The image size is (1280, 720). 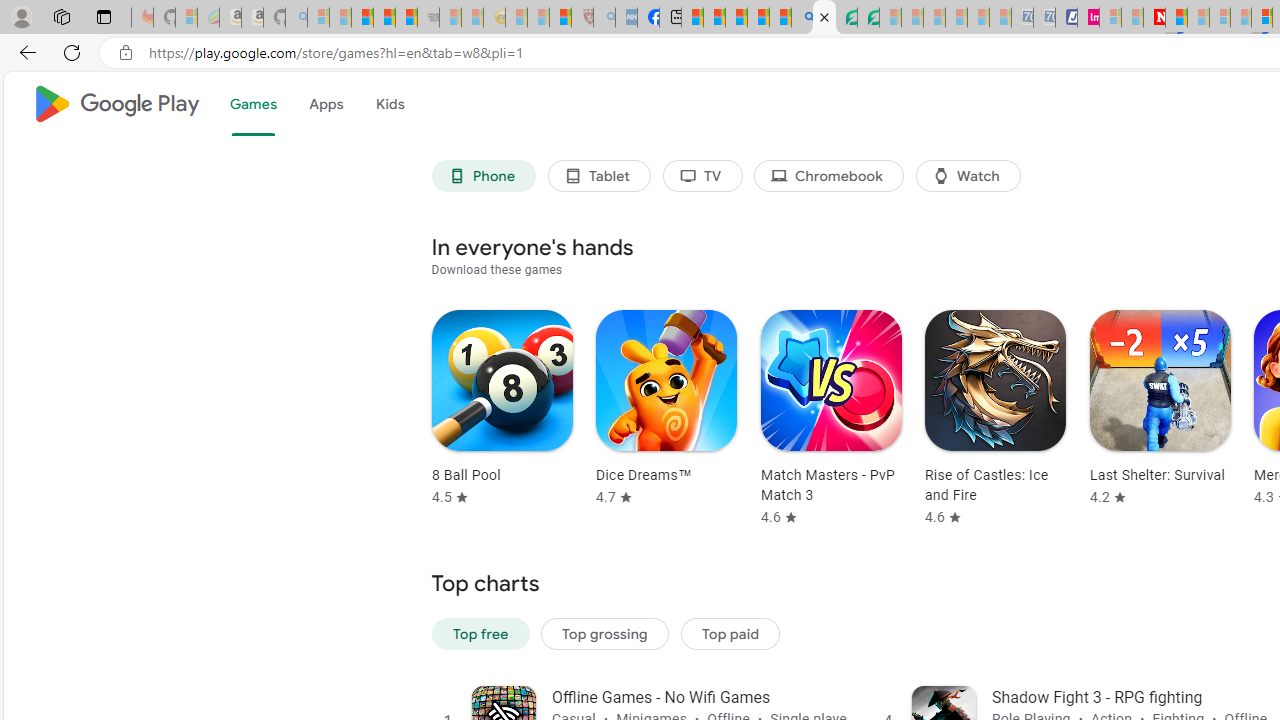 I want to click on 'Top free', so click(x=480, y=633).